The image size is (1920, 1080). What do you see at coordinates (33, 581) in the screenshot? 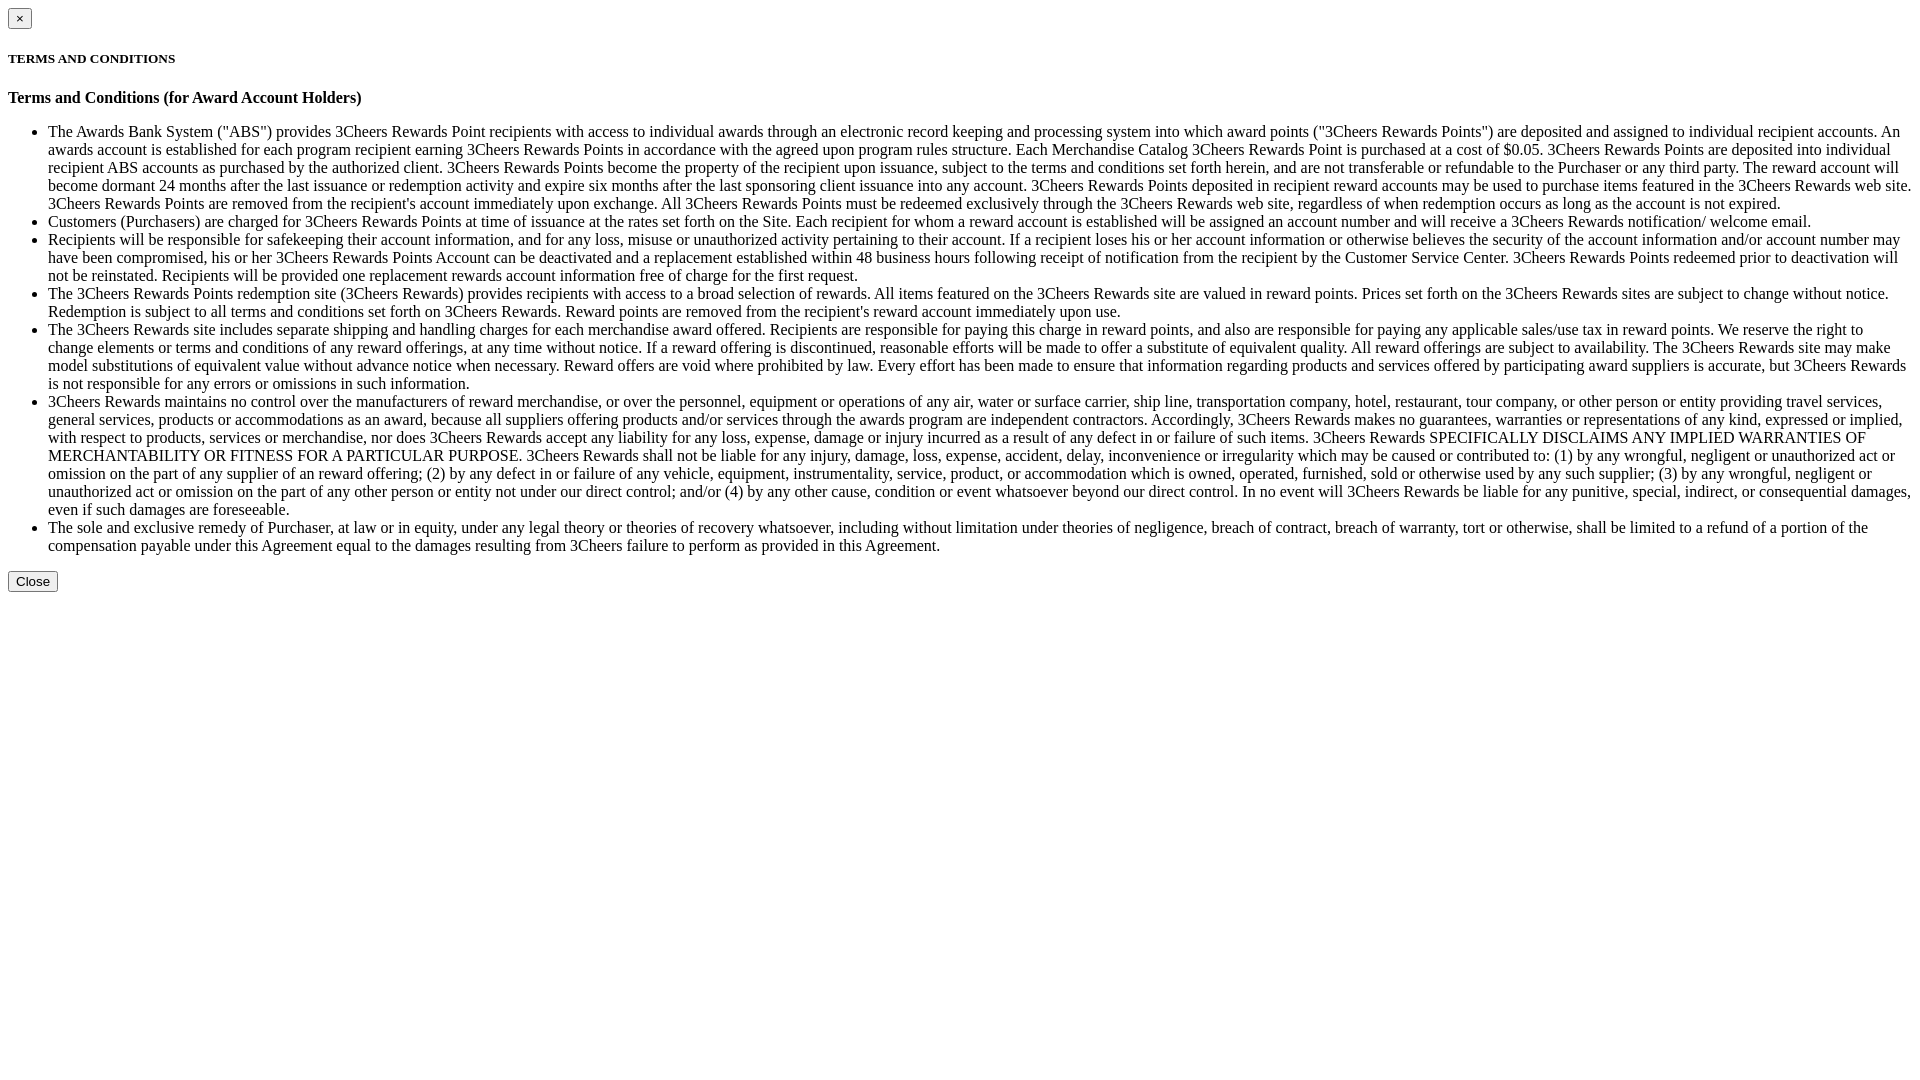
I see `'Close'` at bounding box center [33, 581].